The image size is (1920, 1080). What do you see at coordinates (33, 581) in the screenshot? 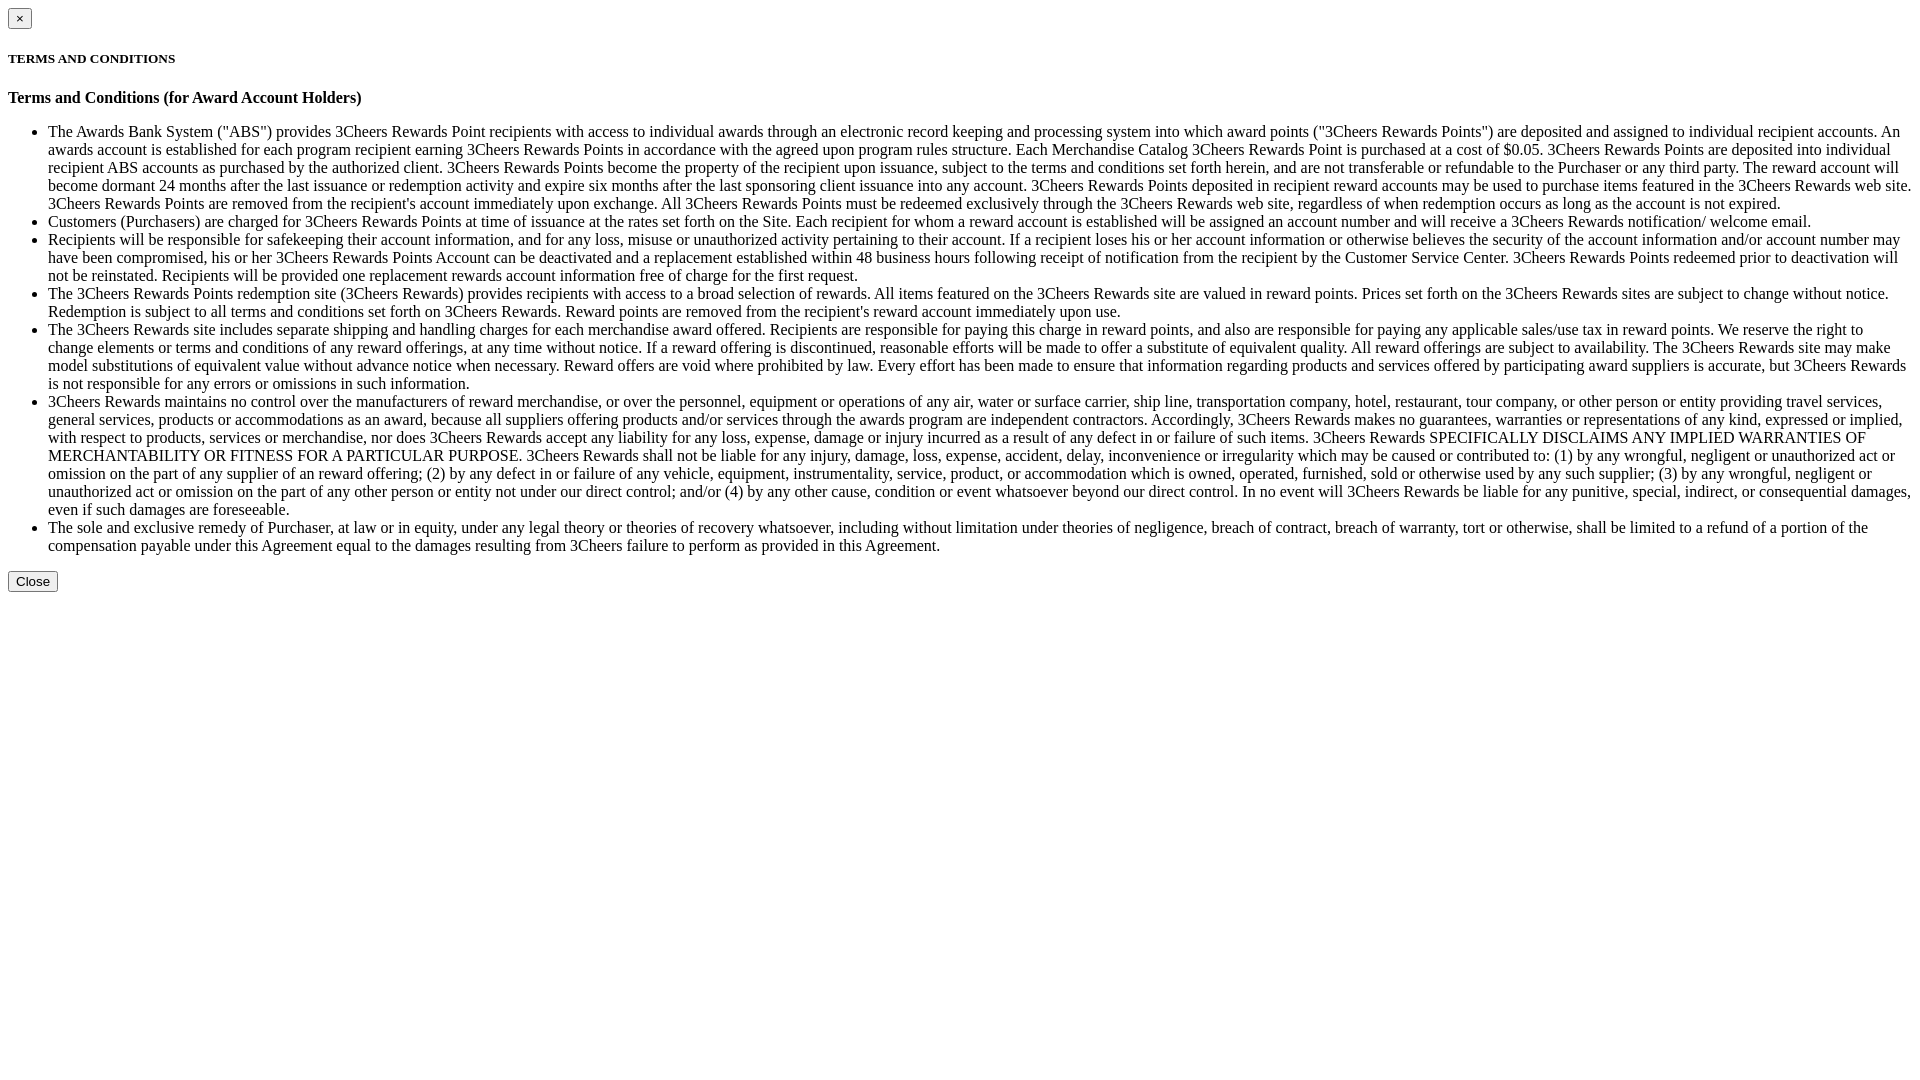
I see `'Close'` at bounding box center [33, 581].